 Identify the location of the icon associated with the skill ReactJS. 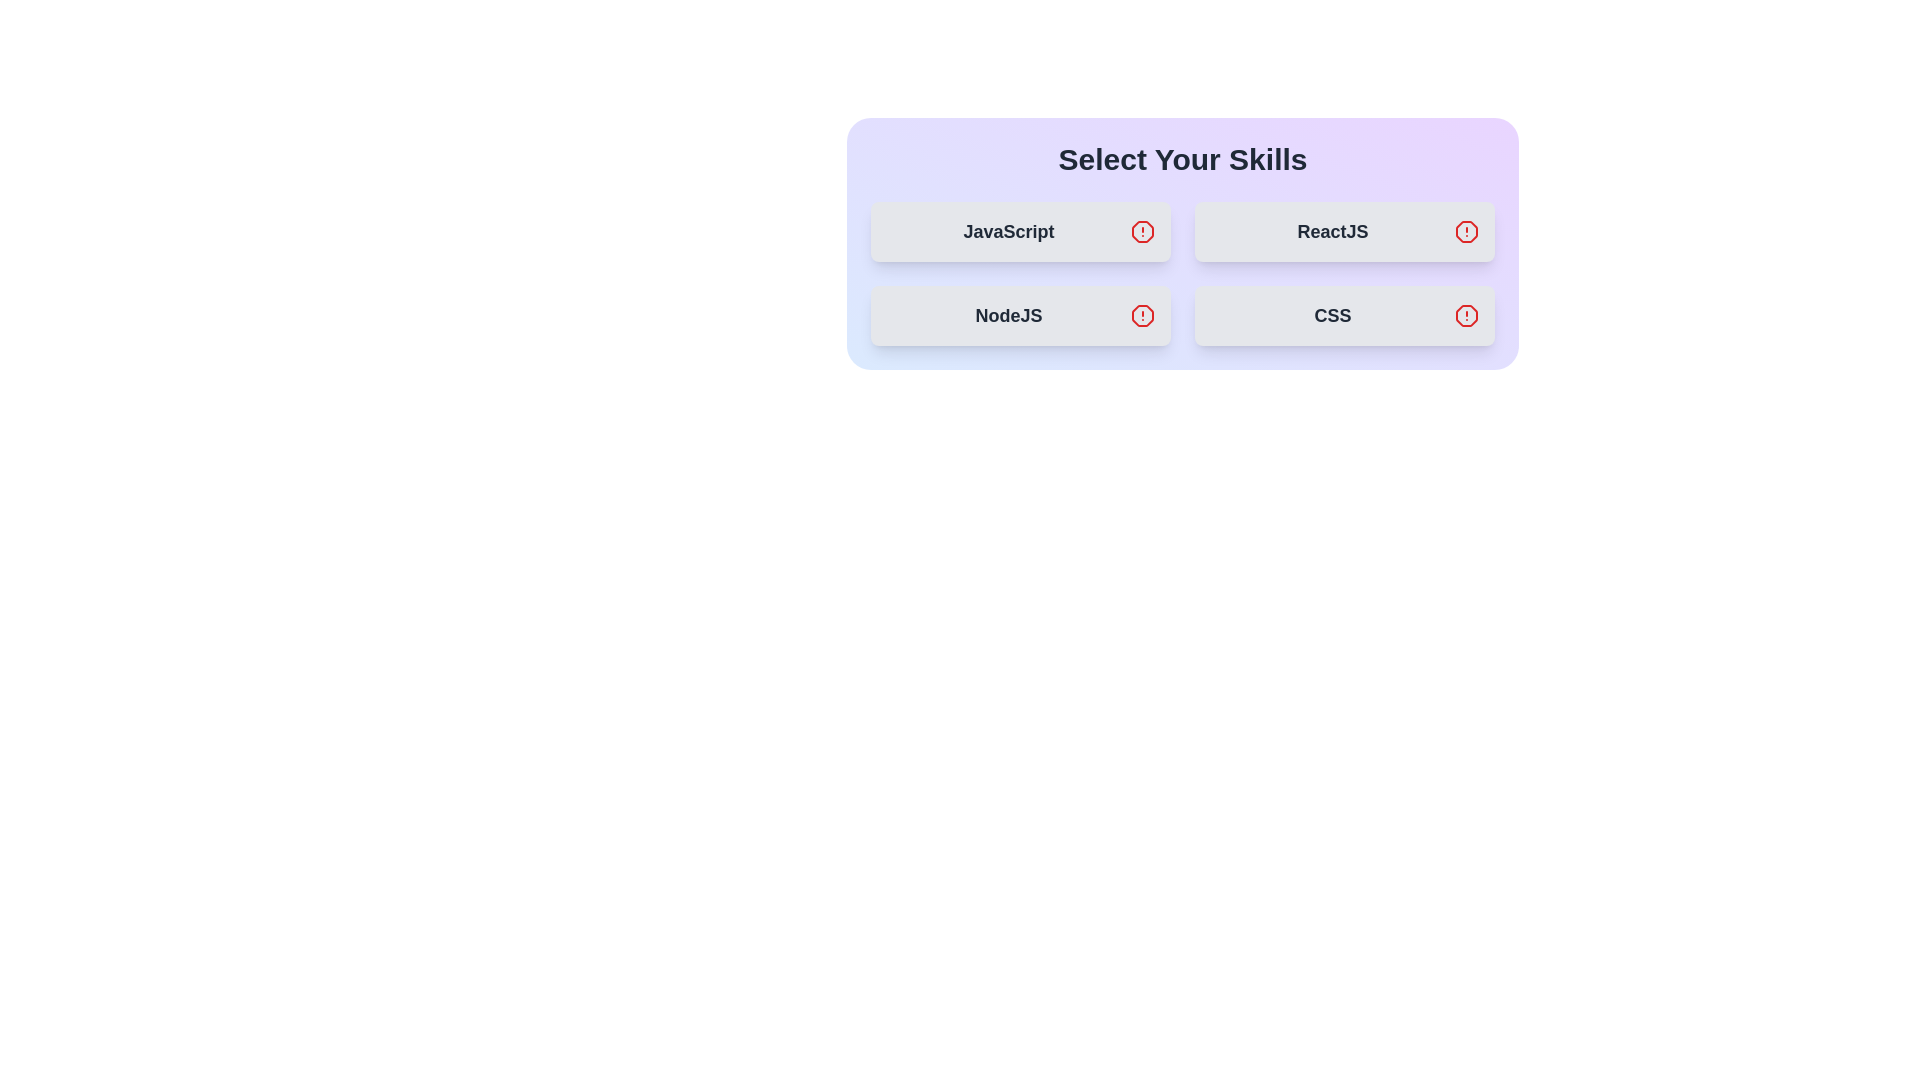
(1467, 230).